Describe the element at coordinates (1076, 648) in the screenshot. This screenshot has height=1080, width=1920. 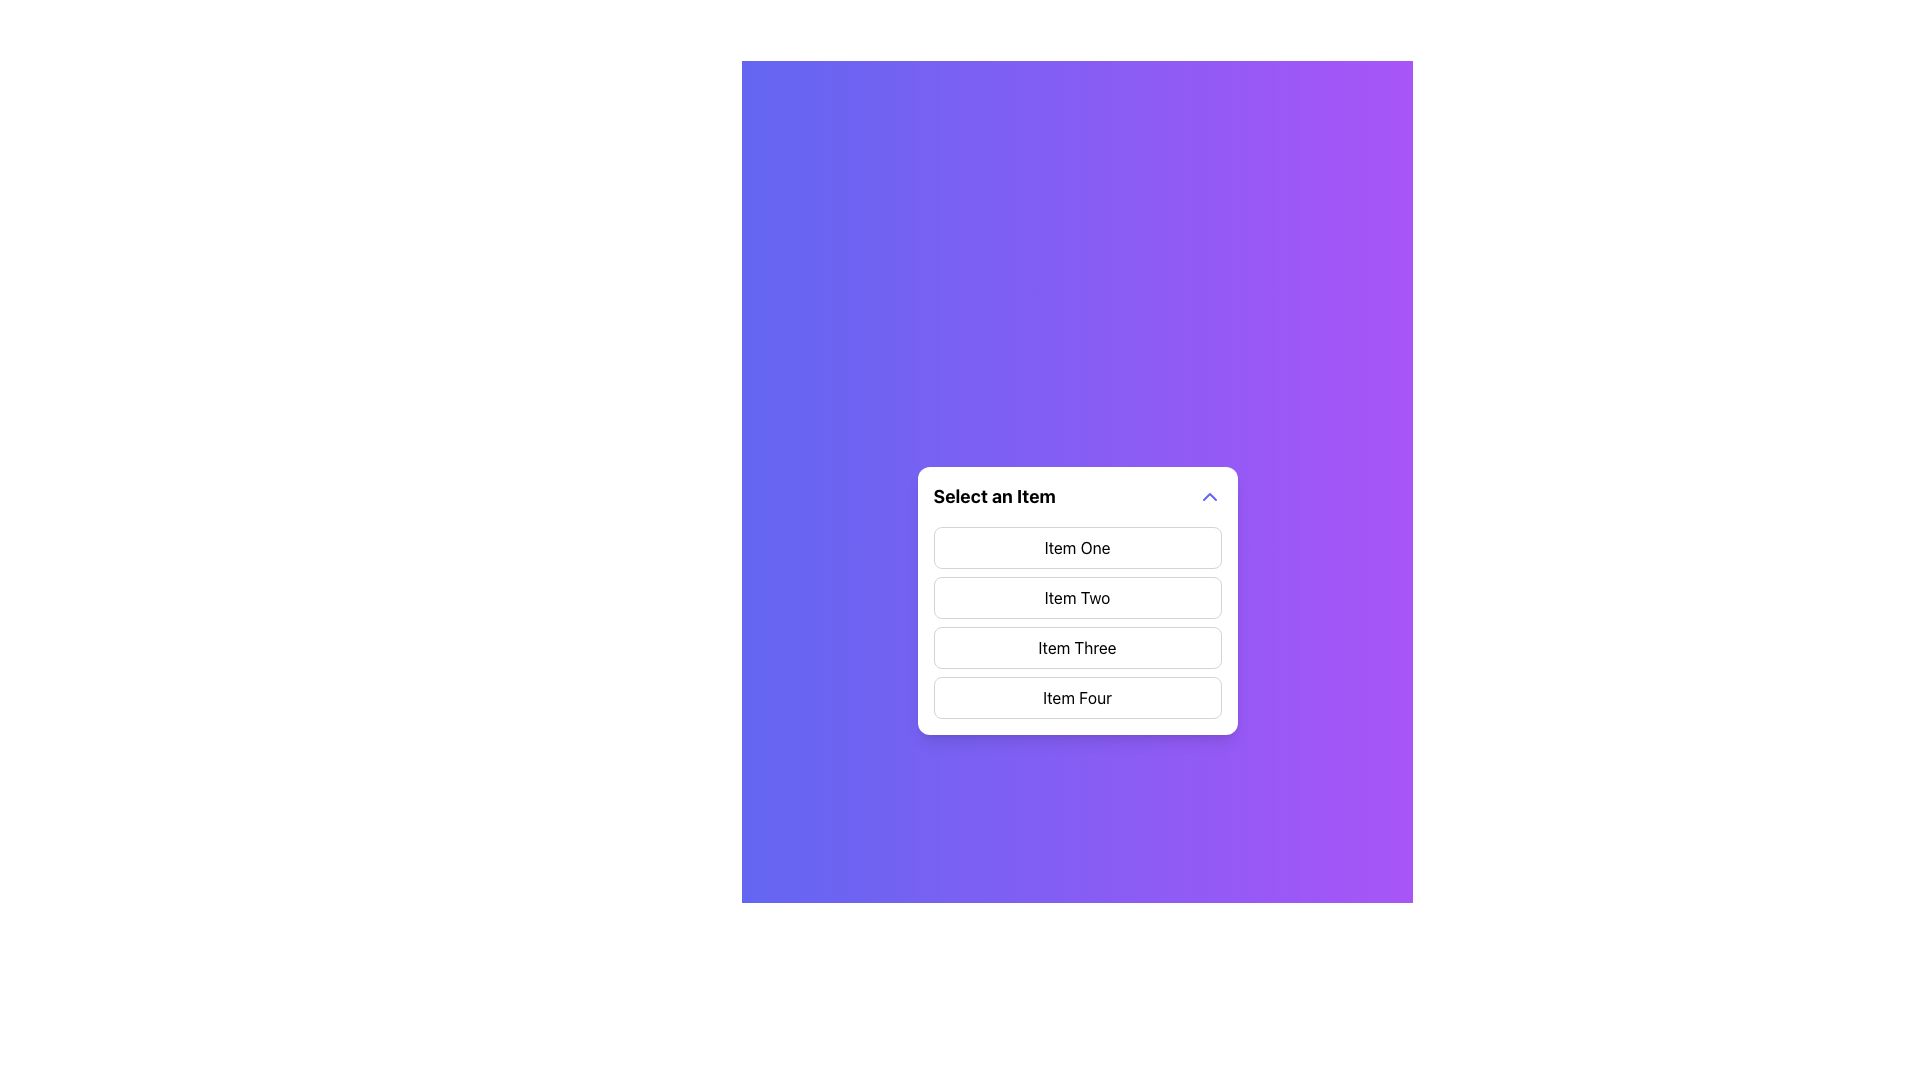
I see `the button labeled 'Item Three' in the vertical list` at that location.